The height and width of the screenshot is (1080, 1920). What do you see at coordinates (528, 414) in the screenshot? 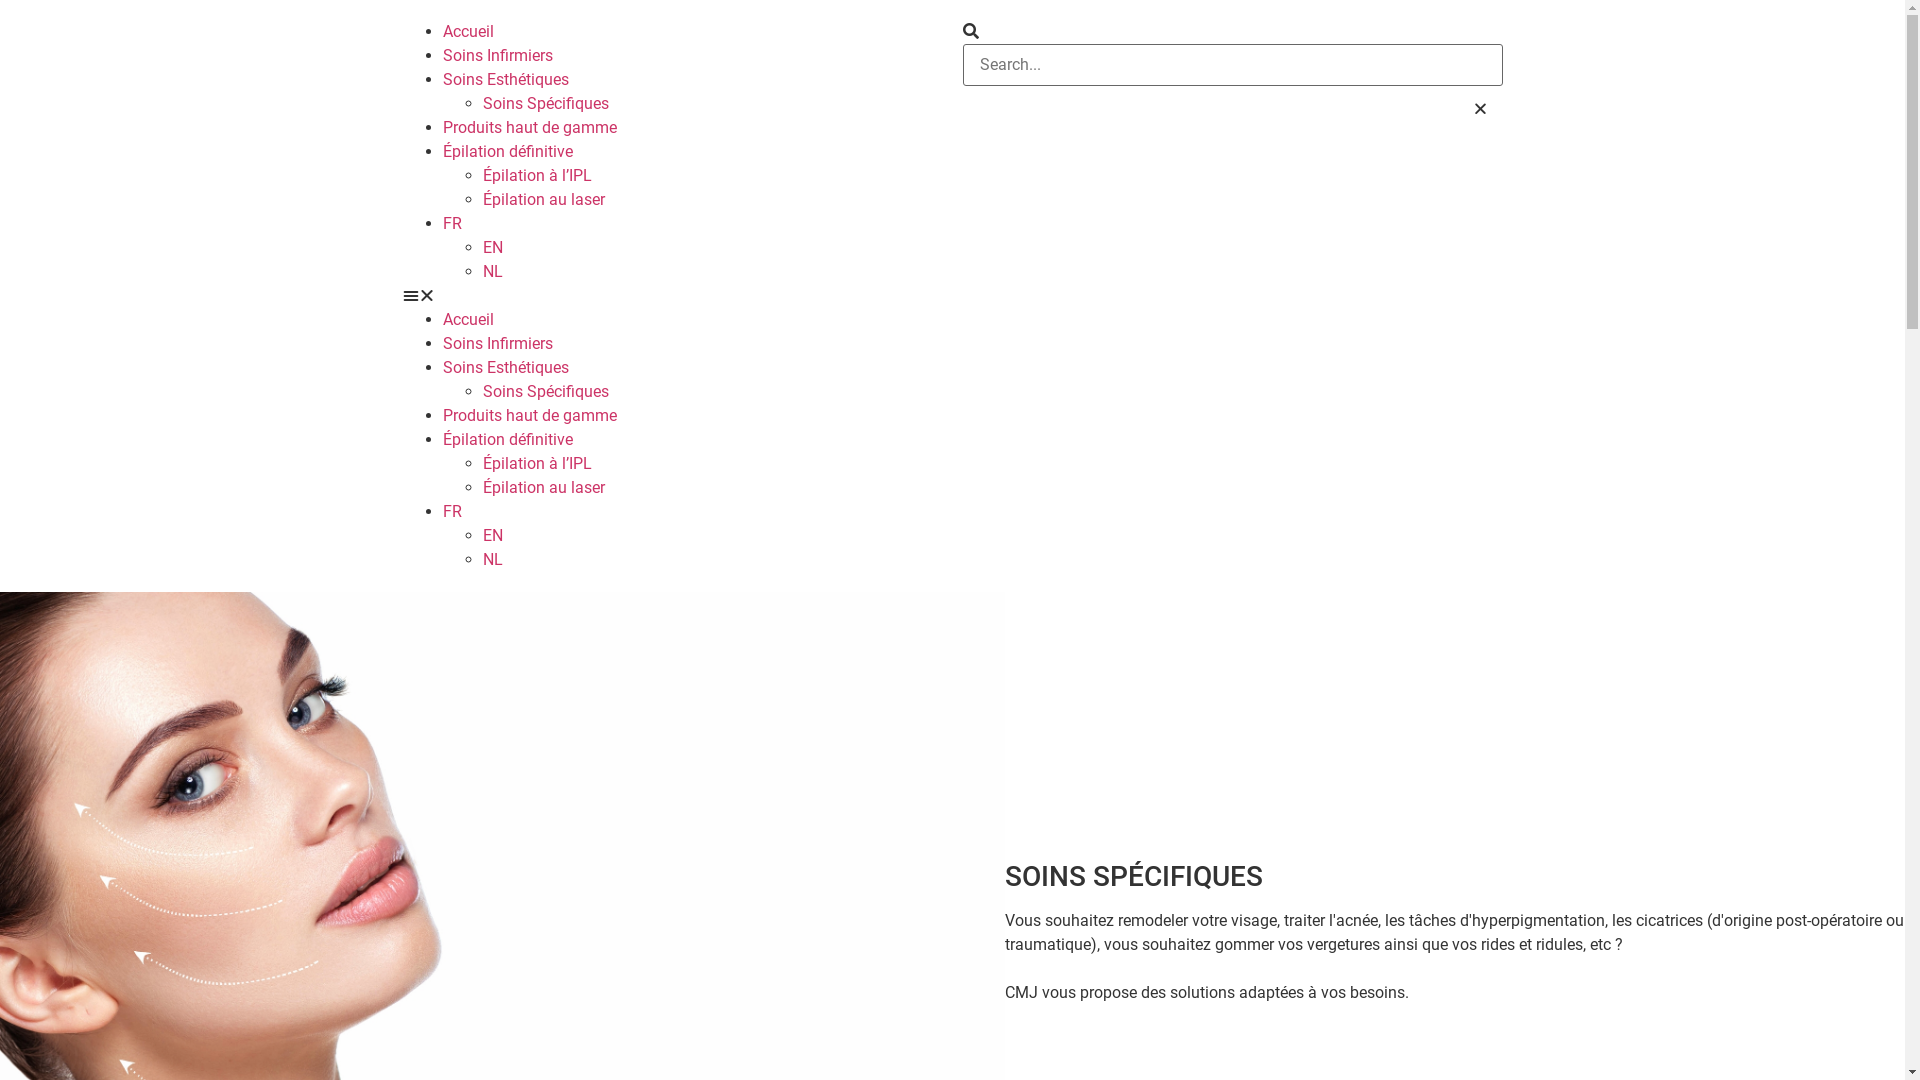
I see `'Produits haut de gamme'` at bounding box center [528, 414].